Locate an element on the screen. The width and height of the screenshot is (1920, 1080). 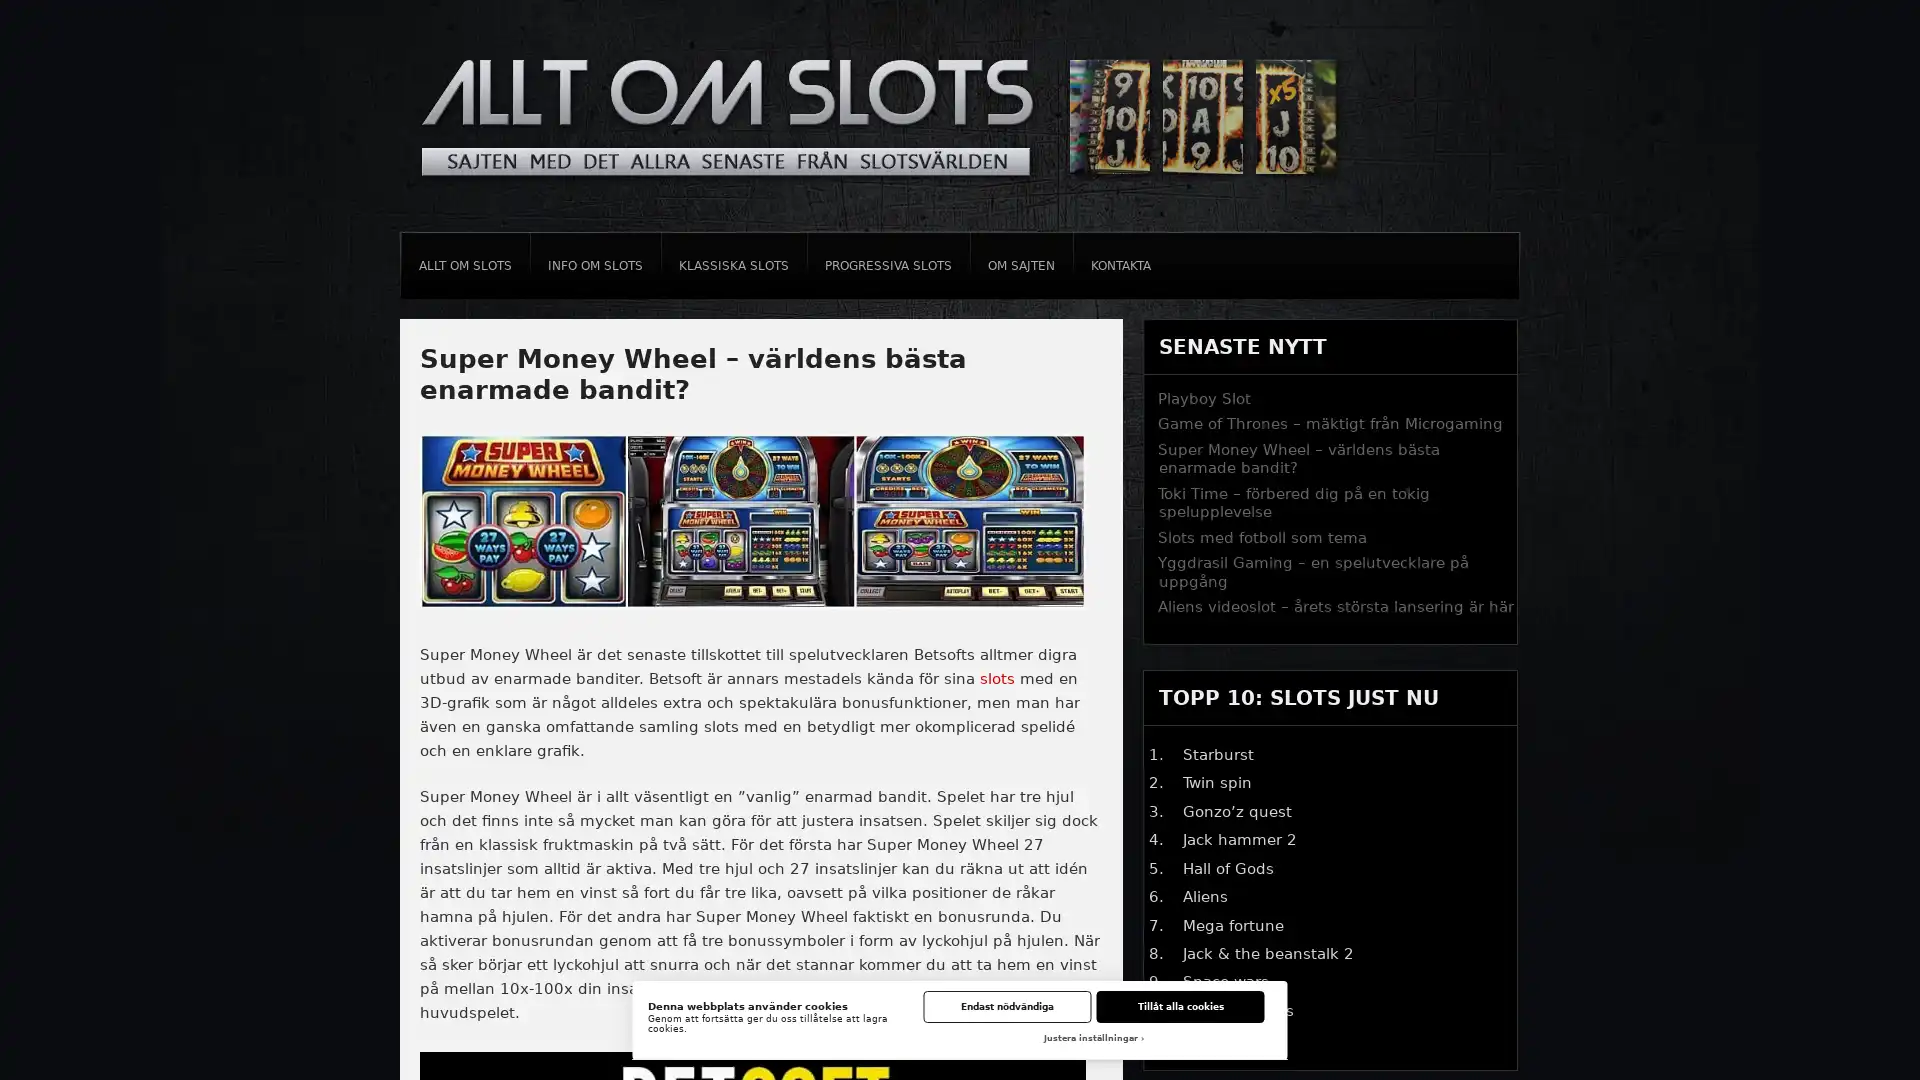
Justera installningar is located at coordinates (1092, 1037).